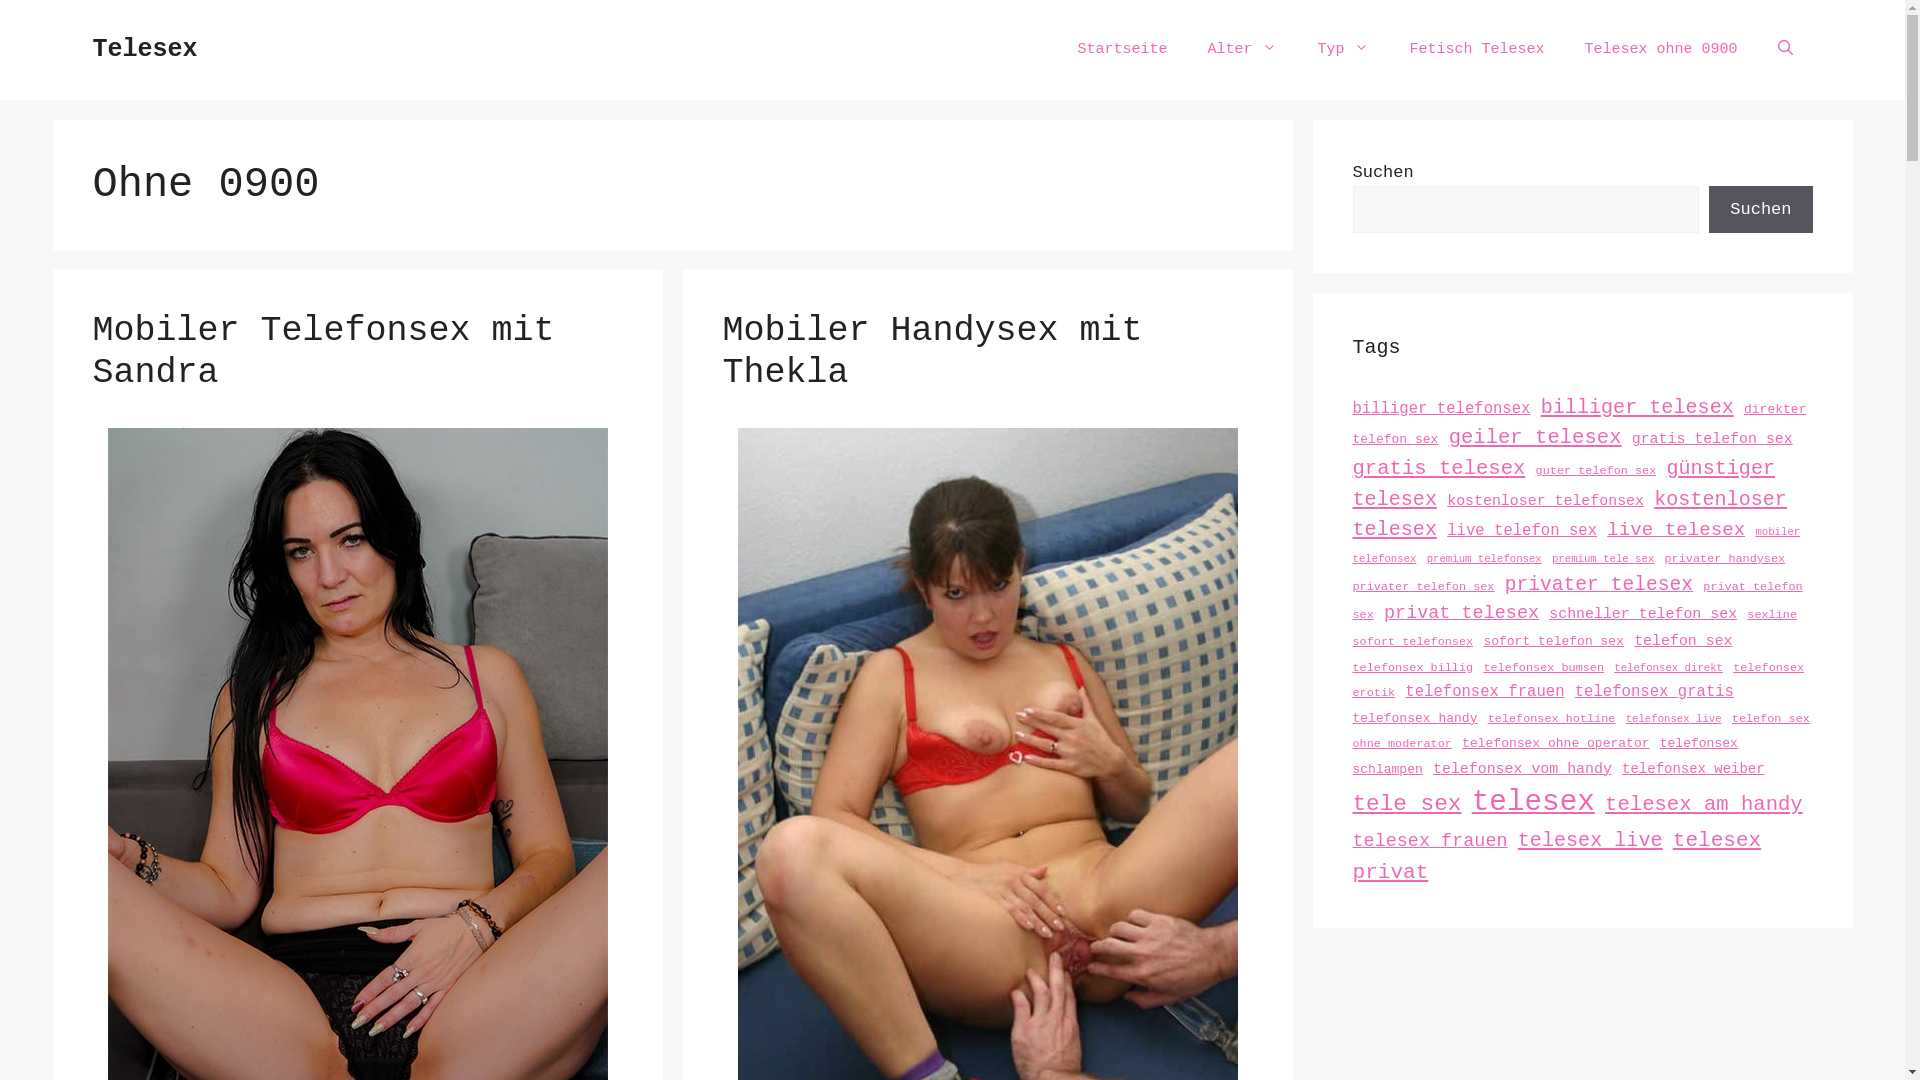  I want to click on 'tele sex', so click(1405, 802).